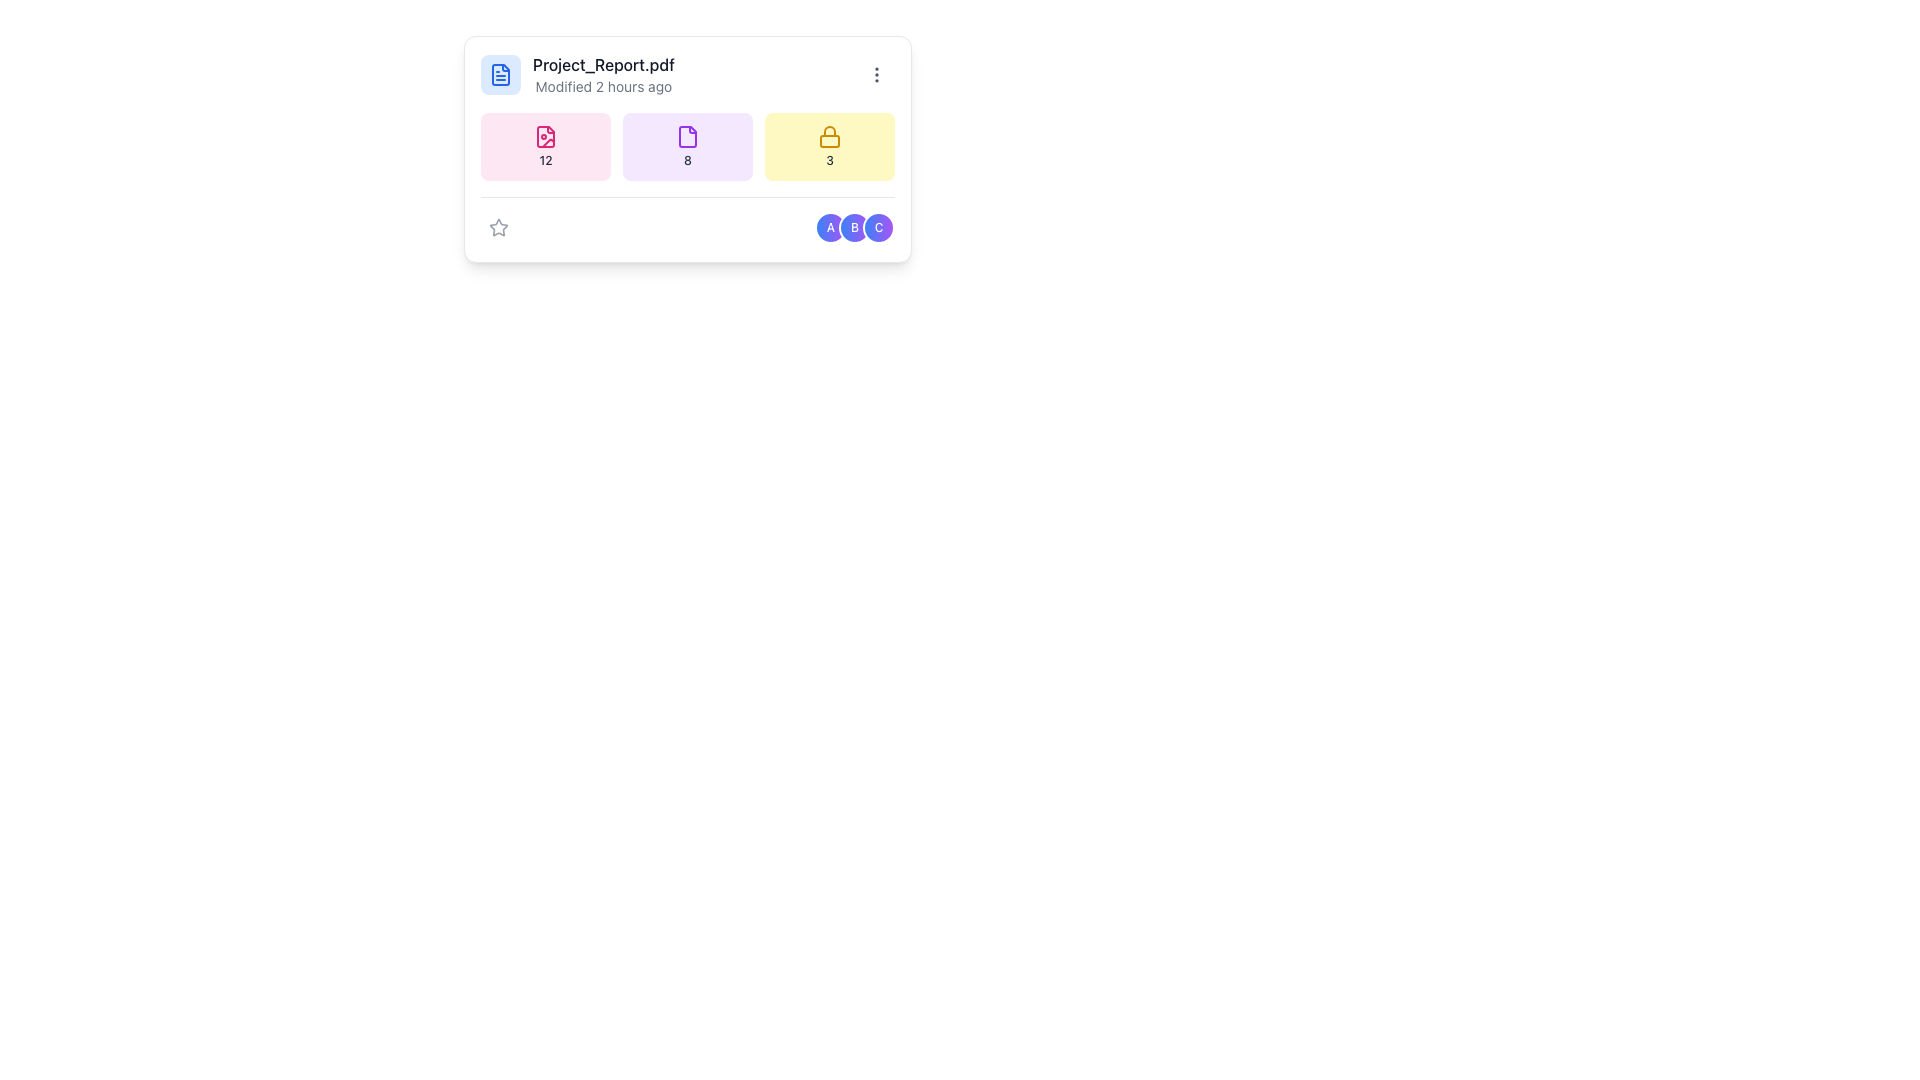 The height and width of the screenshot is (1080, 1920). What do you see at coordinates (830, 226) in the screenshot?
I see `the leftmost avatar, which is a small circular element with a gradient background from blue to purple and a bold white uppercase 'A' at its center` at bounding box center [830, 226].